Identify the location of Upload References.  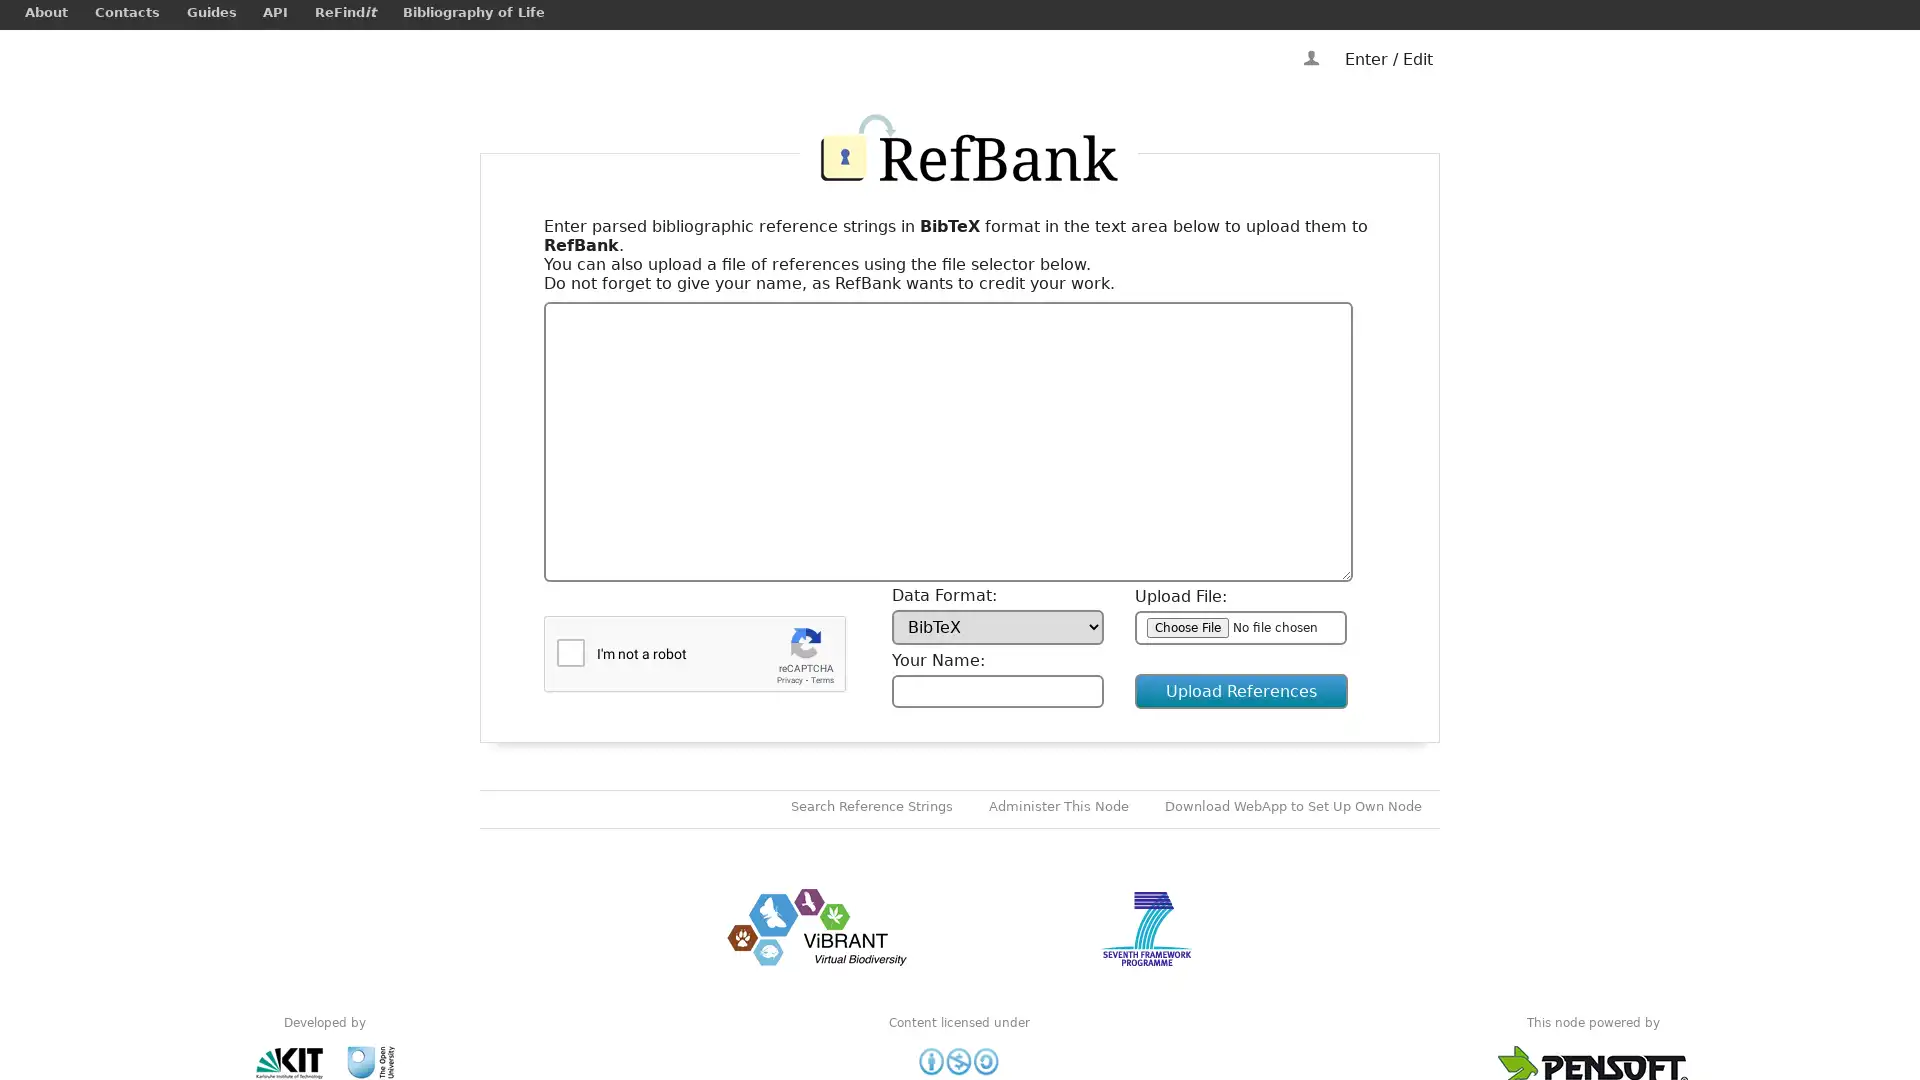
(1240, 690).